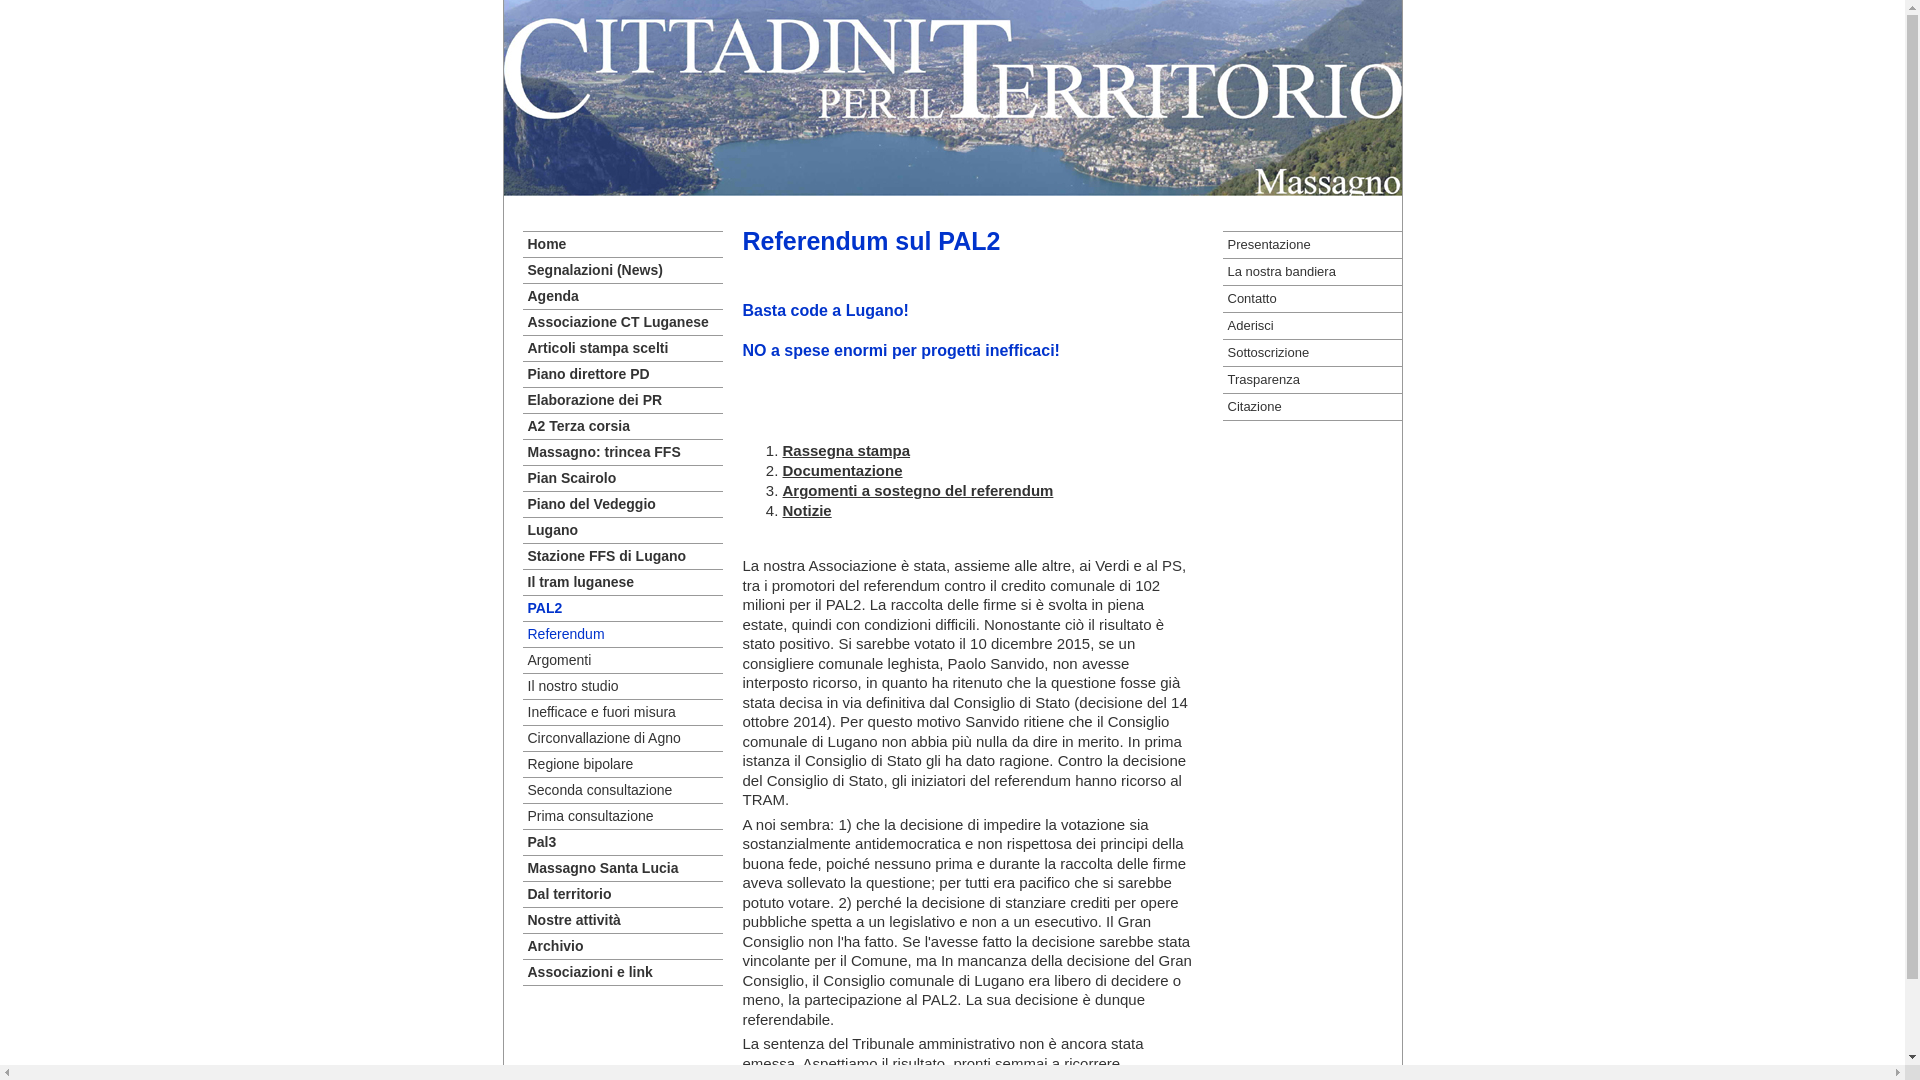 The height and width of the screenshot is (1080, 1920). What do you see at coordinates (621, 945) in the screenshot?
I see `'Archivio'` at bounding box center [621, 945].